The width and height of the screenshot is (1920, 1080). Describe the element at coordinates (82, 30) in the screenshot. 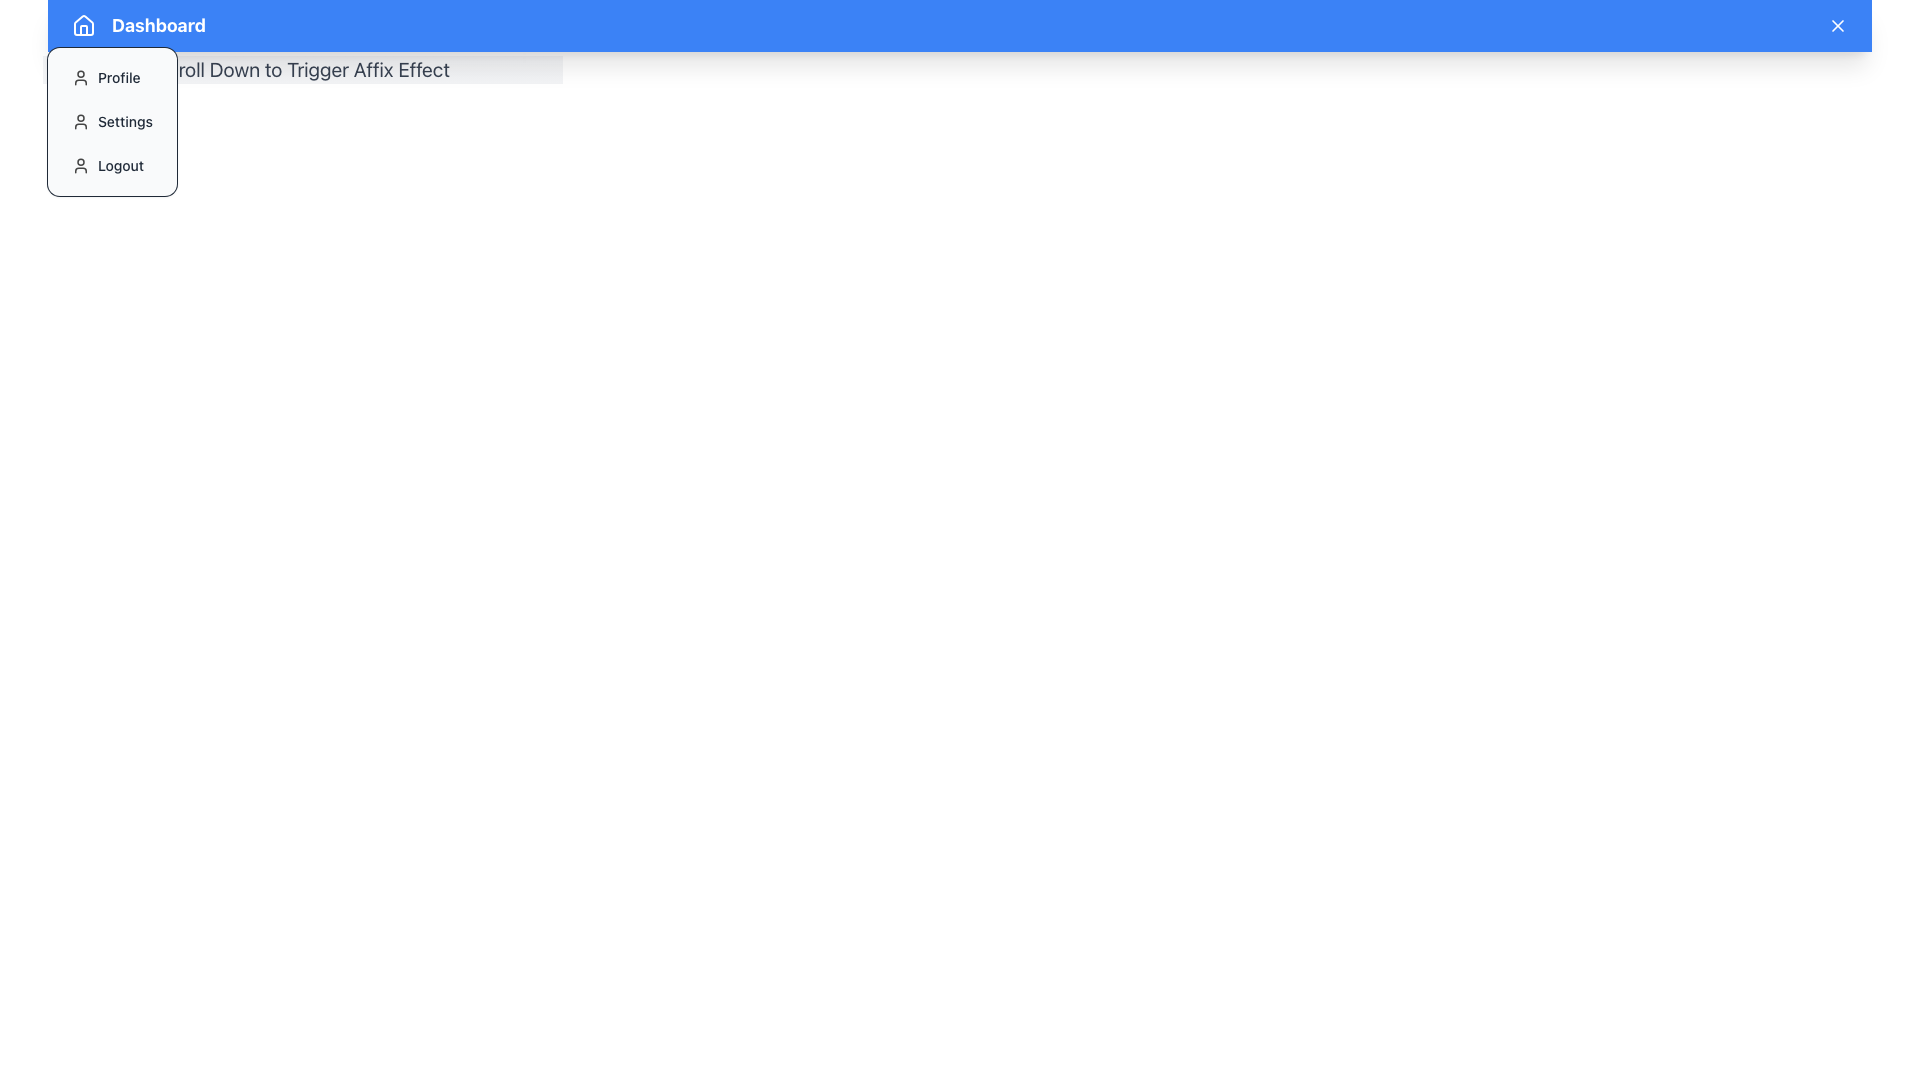

I see `the door section of the house icon in the top left corner of the 'Dashboard' navigation bar, which is represented as a vector graphic with a white stroke` at that location.